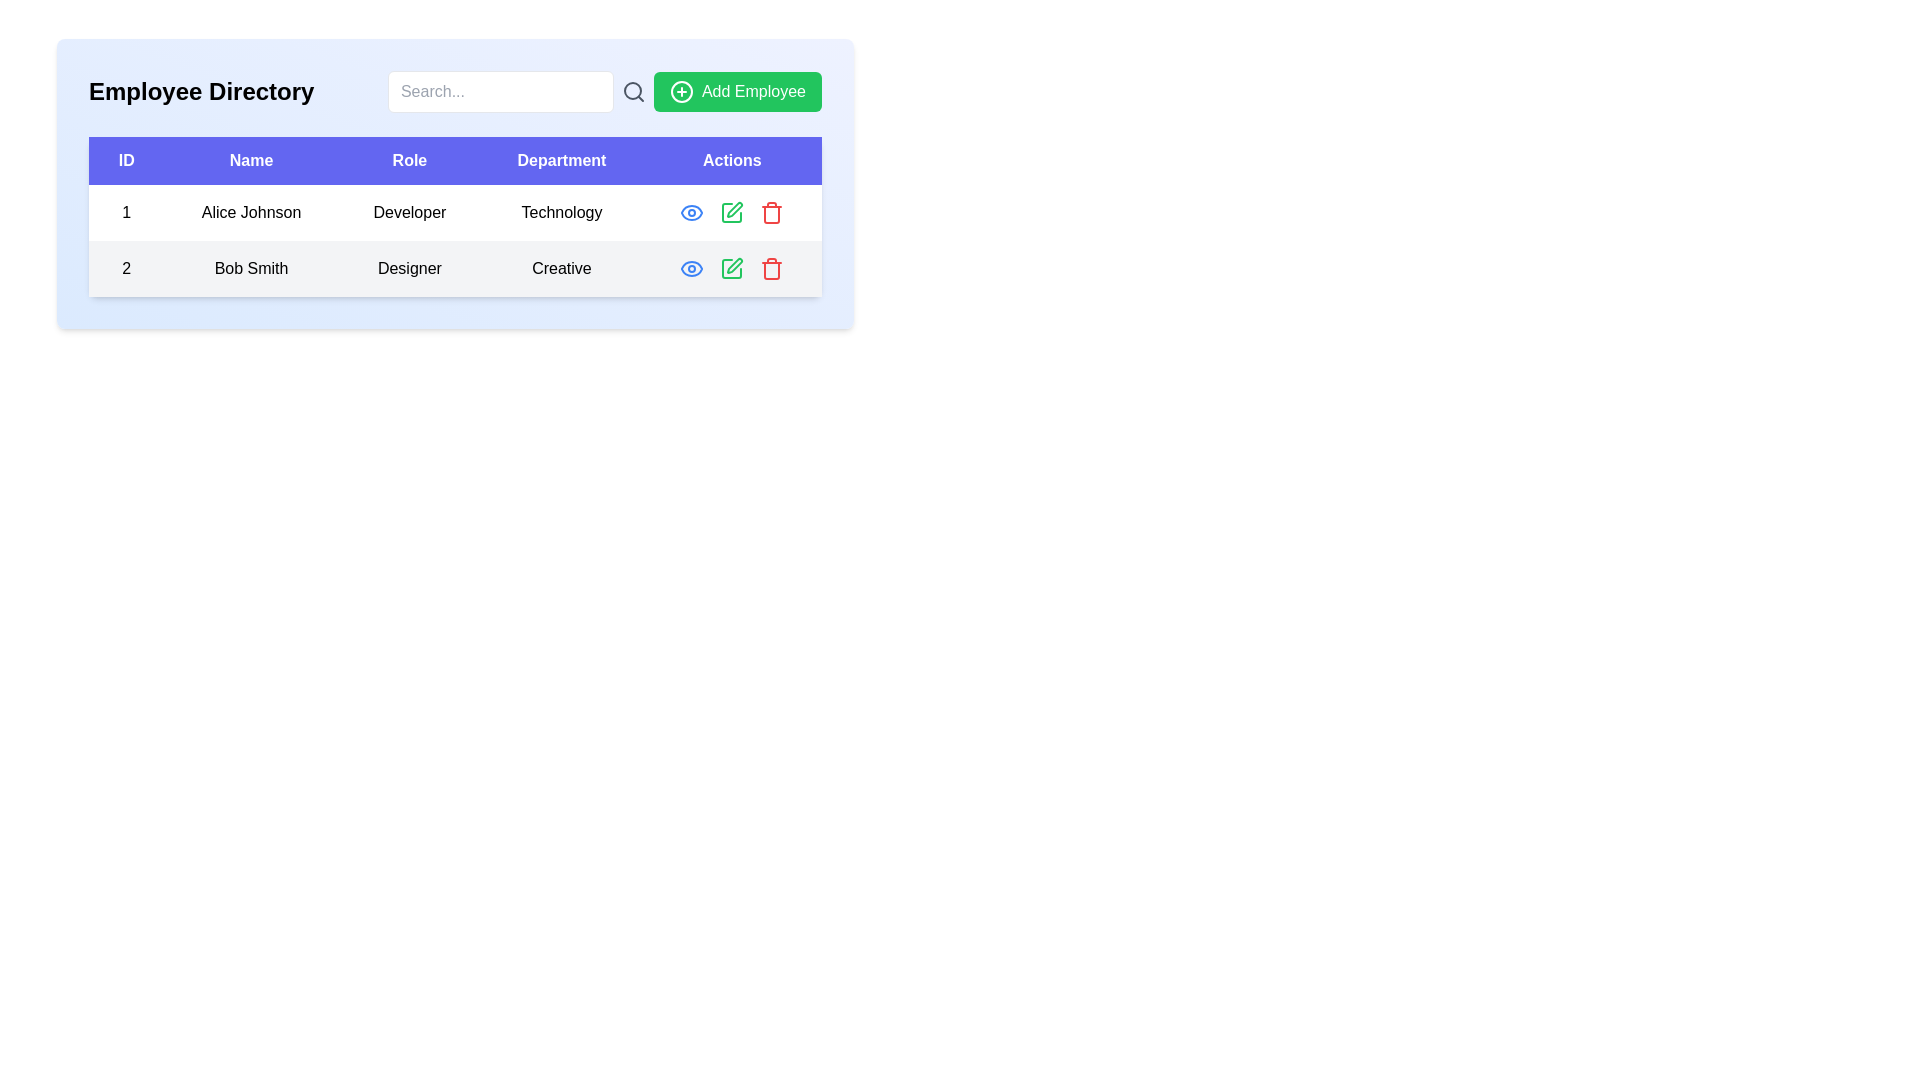  I want to click on the edit button icon located in the 'Actions' column of the second row in the data table, so click(734, 265).